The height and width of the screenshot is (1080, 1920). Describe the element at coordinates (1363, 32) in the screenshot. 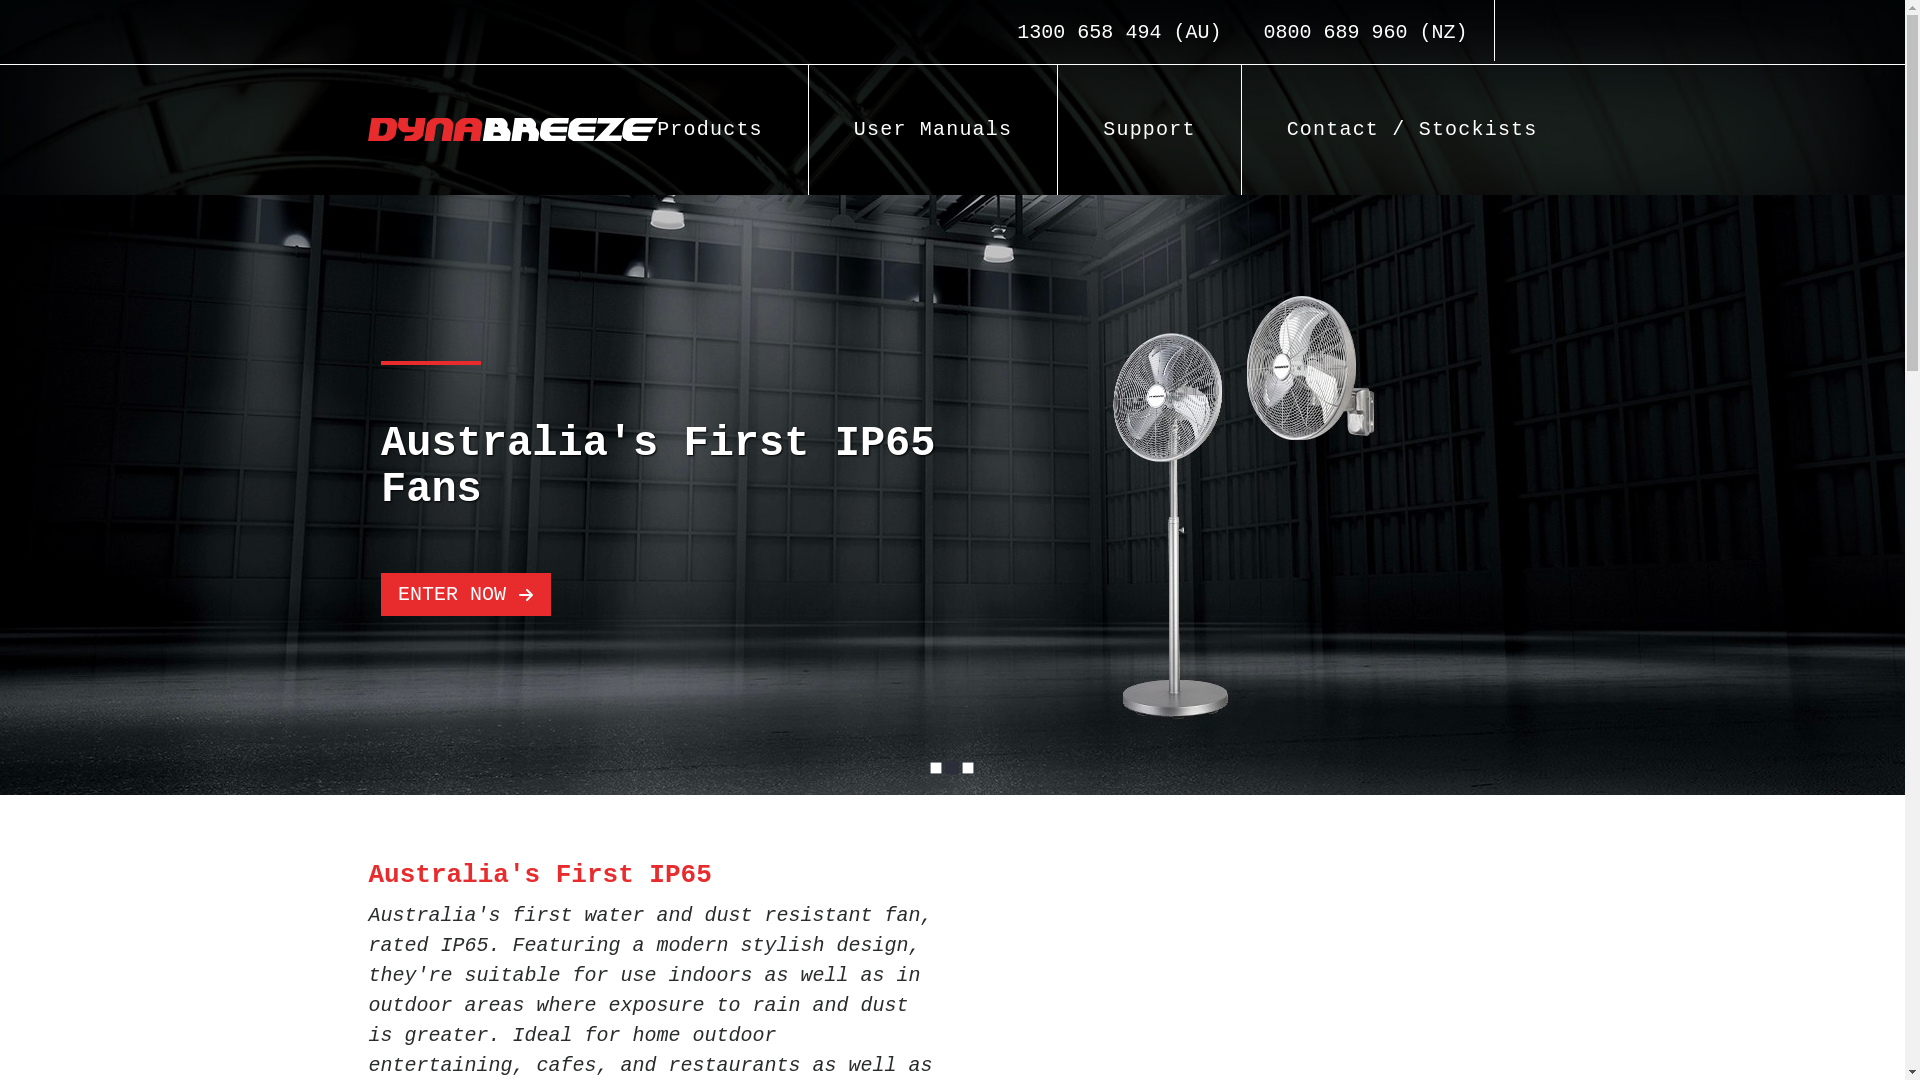

I see `'0800 689 960 (NZ)'` at that location.